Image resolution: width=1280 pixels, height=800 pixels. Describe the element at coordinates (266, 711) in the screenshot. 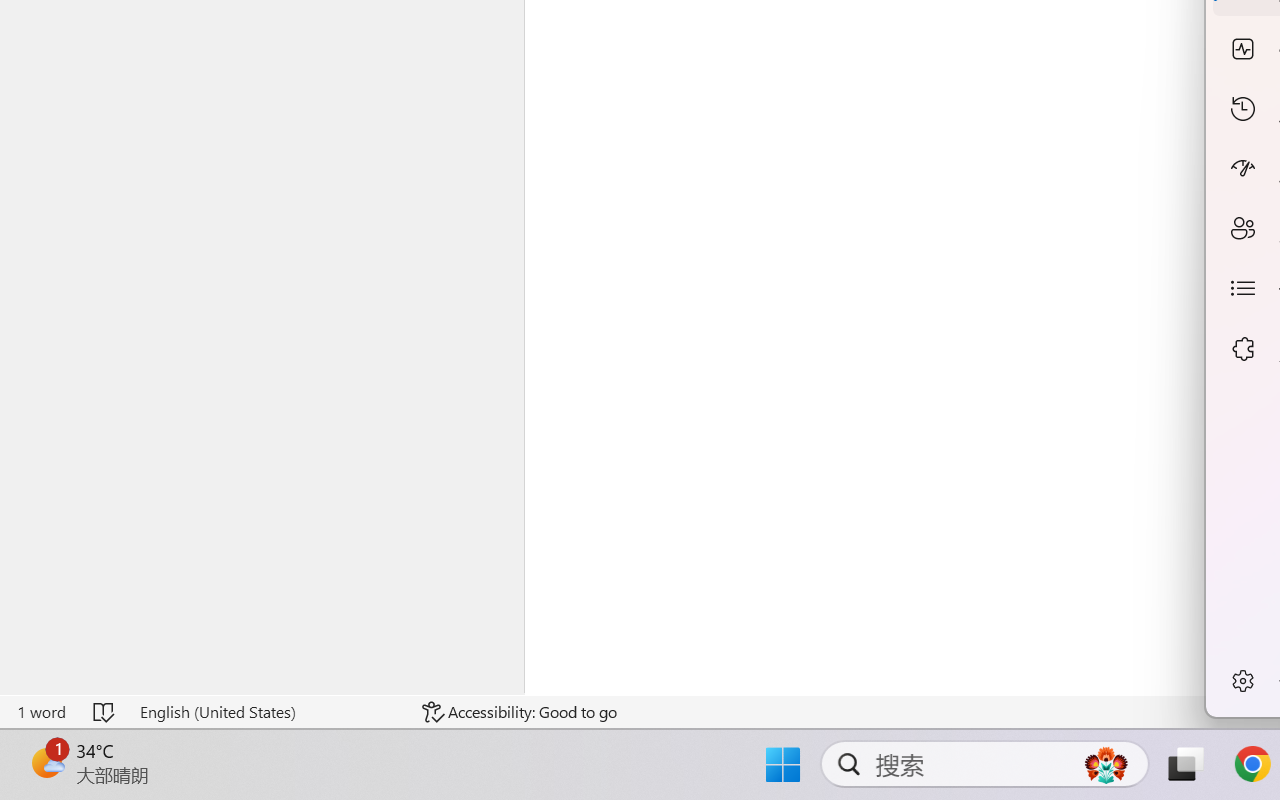

I see `'Language English (United States)'` at that location.